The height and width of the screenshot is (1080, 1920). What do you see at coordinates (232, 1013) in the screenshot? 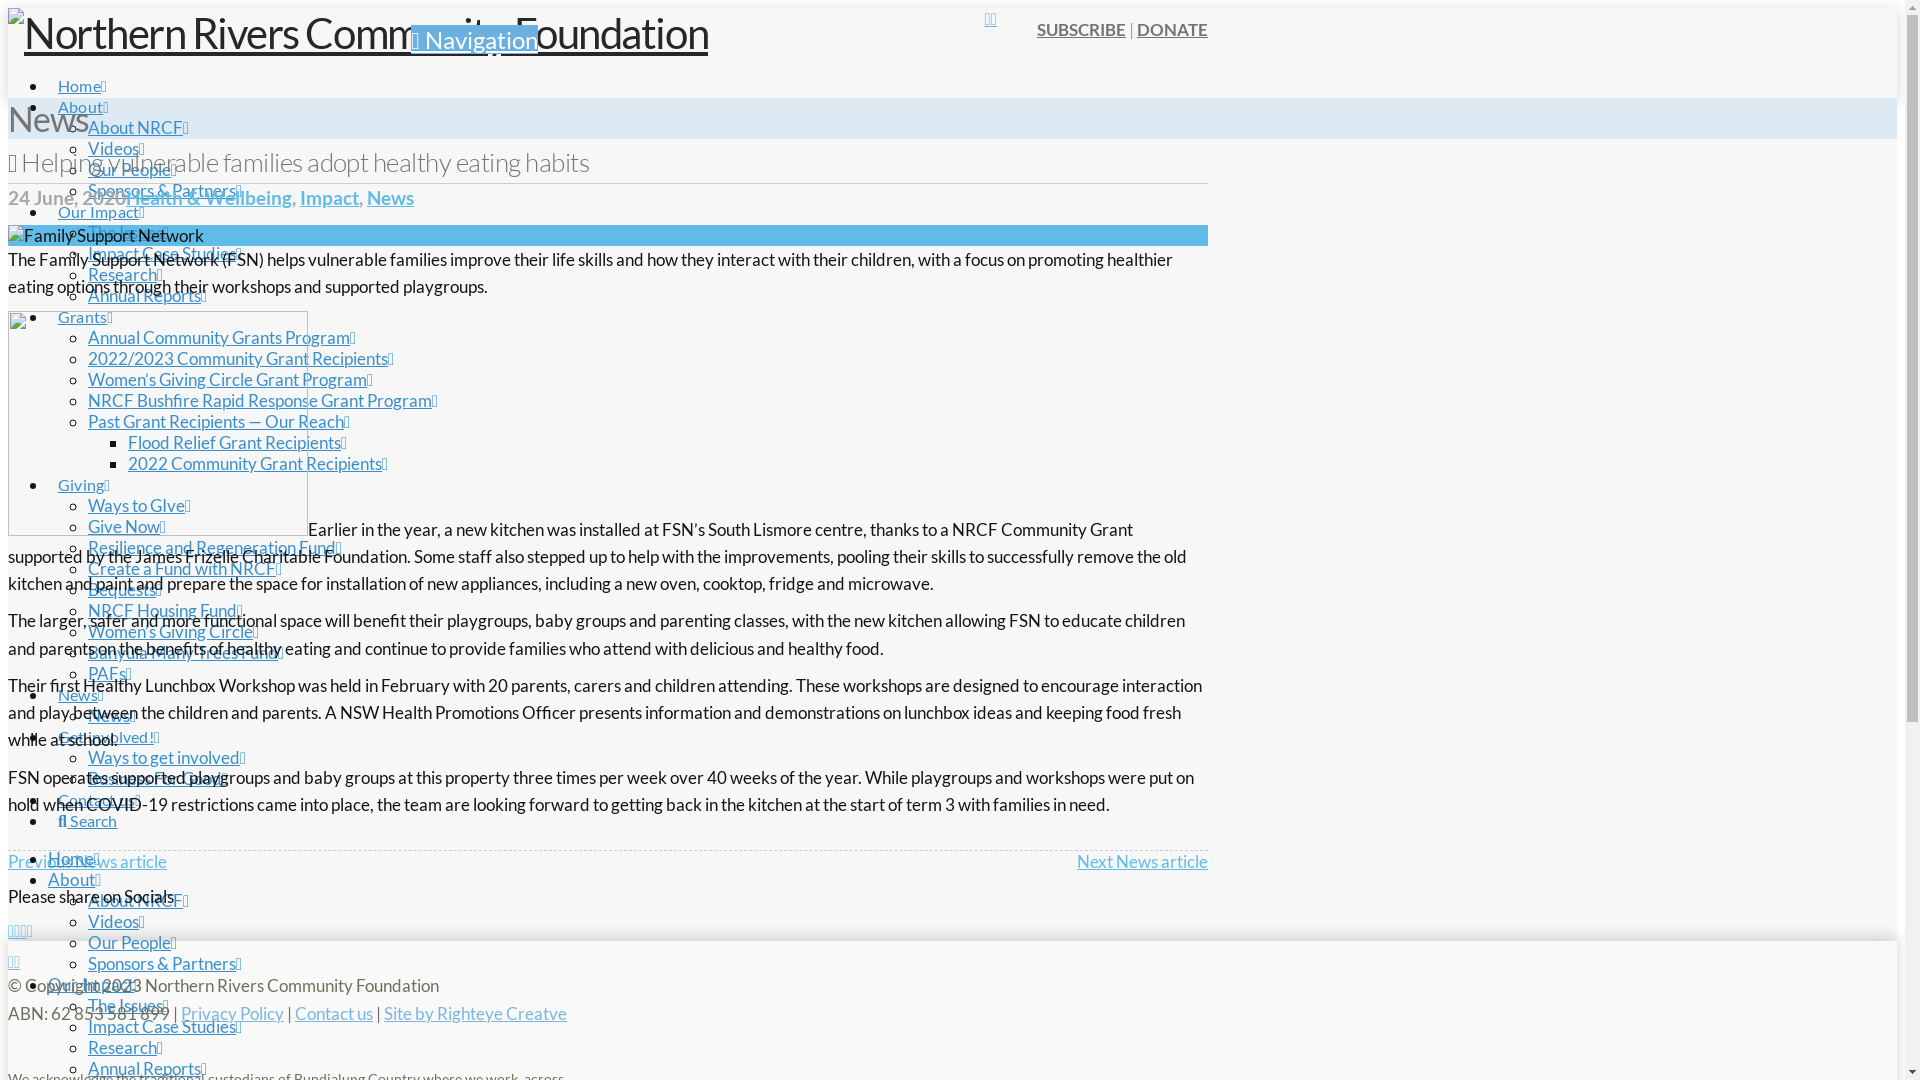
I see `'Privacy Policy'` at bounding box center [232, 1013].